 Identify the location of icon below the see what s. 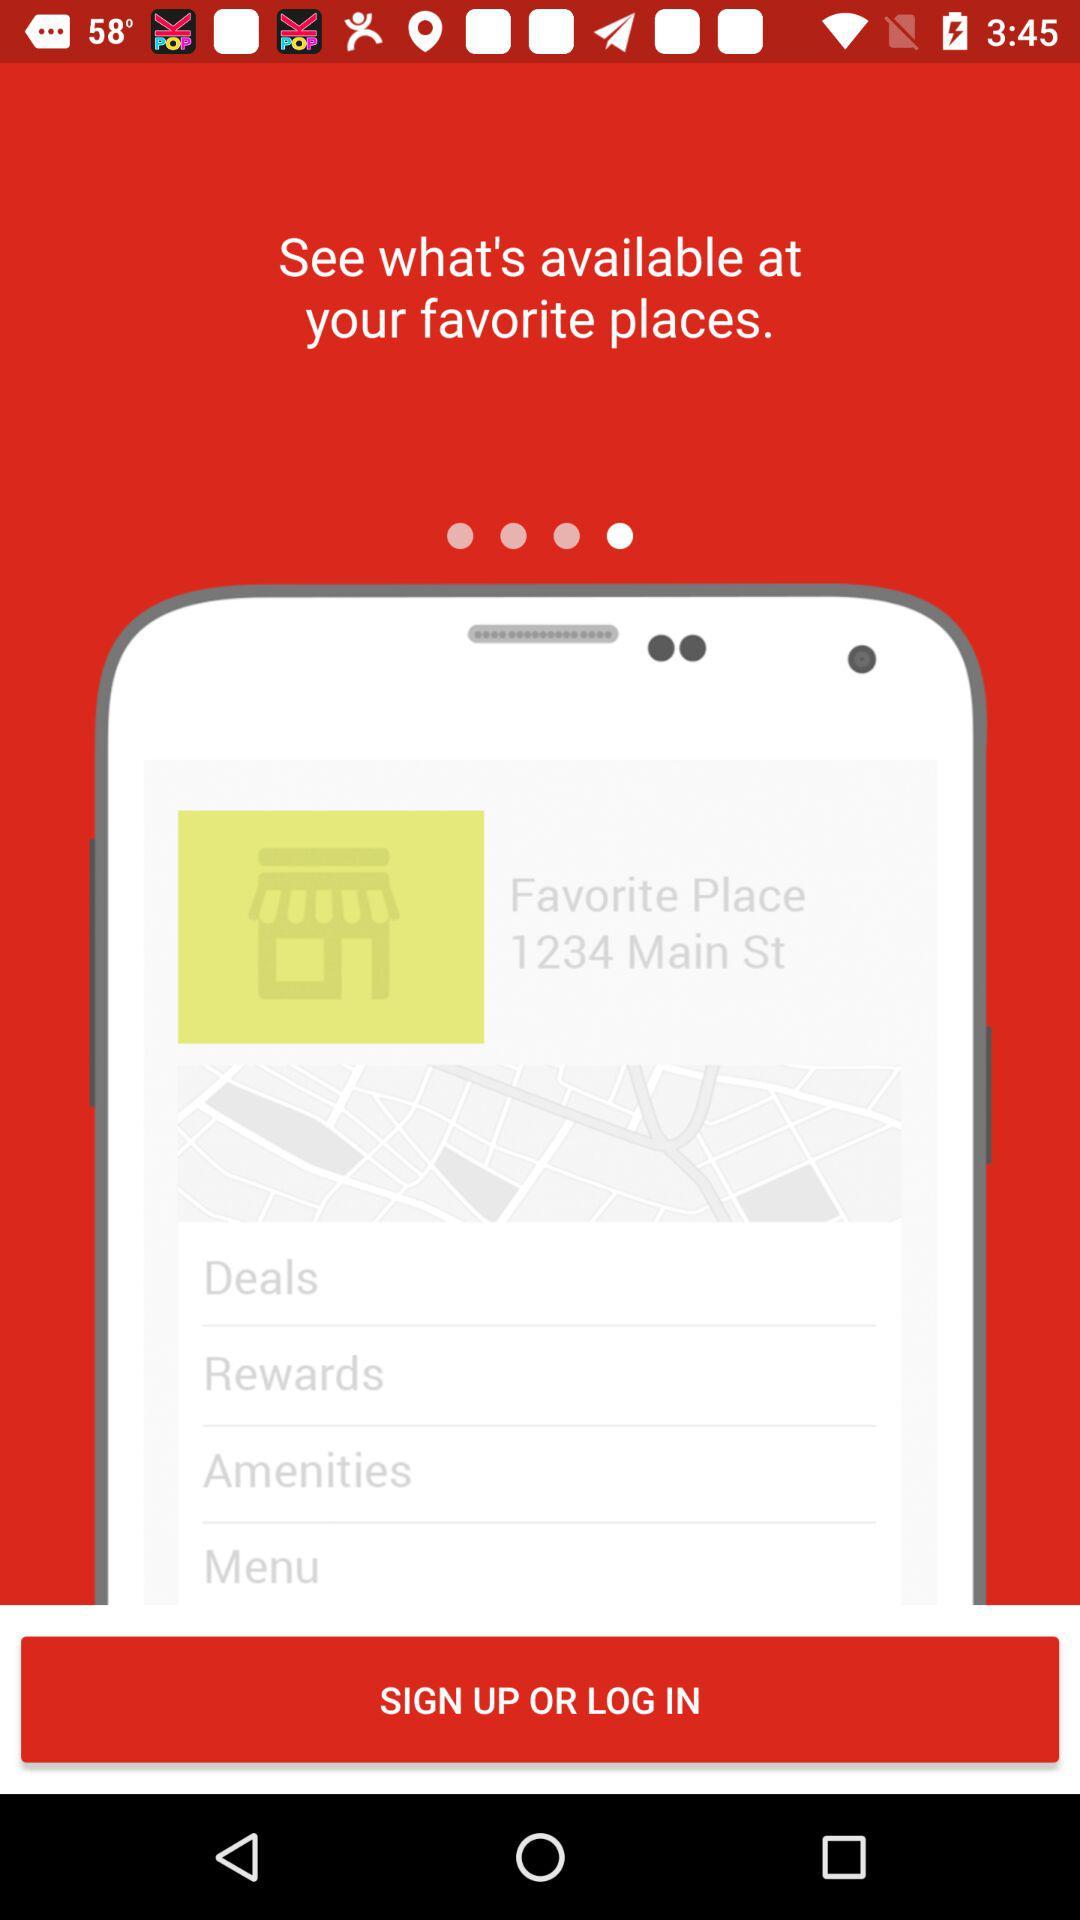
(460, 535).